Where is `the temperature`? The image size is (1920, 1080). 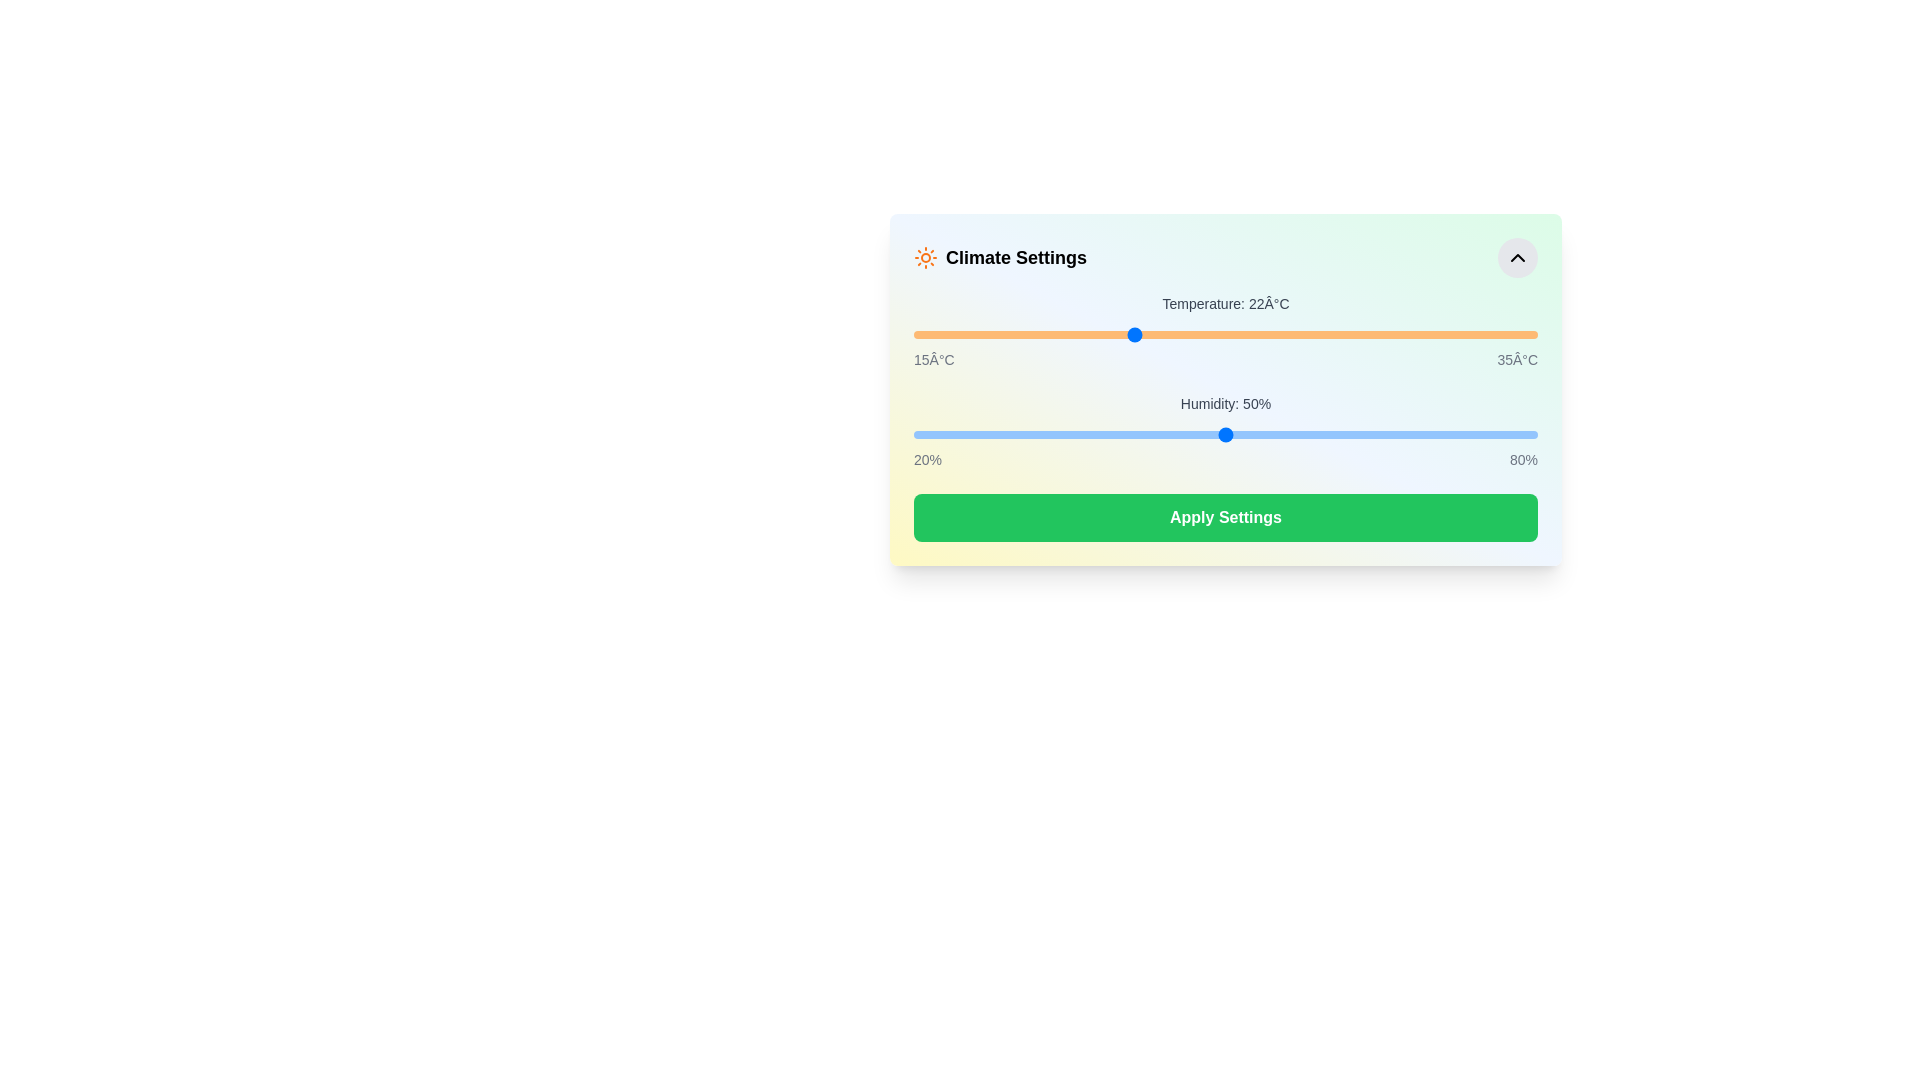 the temperature is located at coordinates (1319, 334).